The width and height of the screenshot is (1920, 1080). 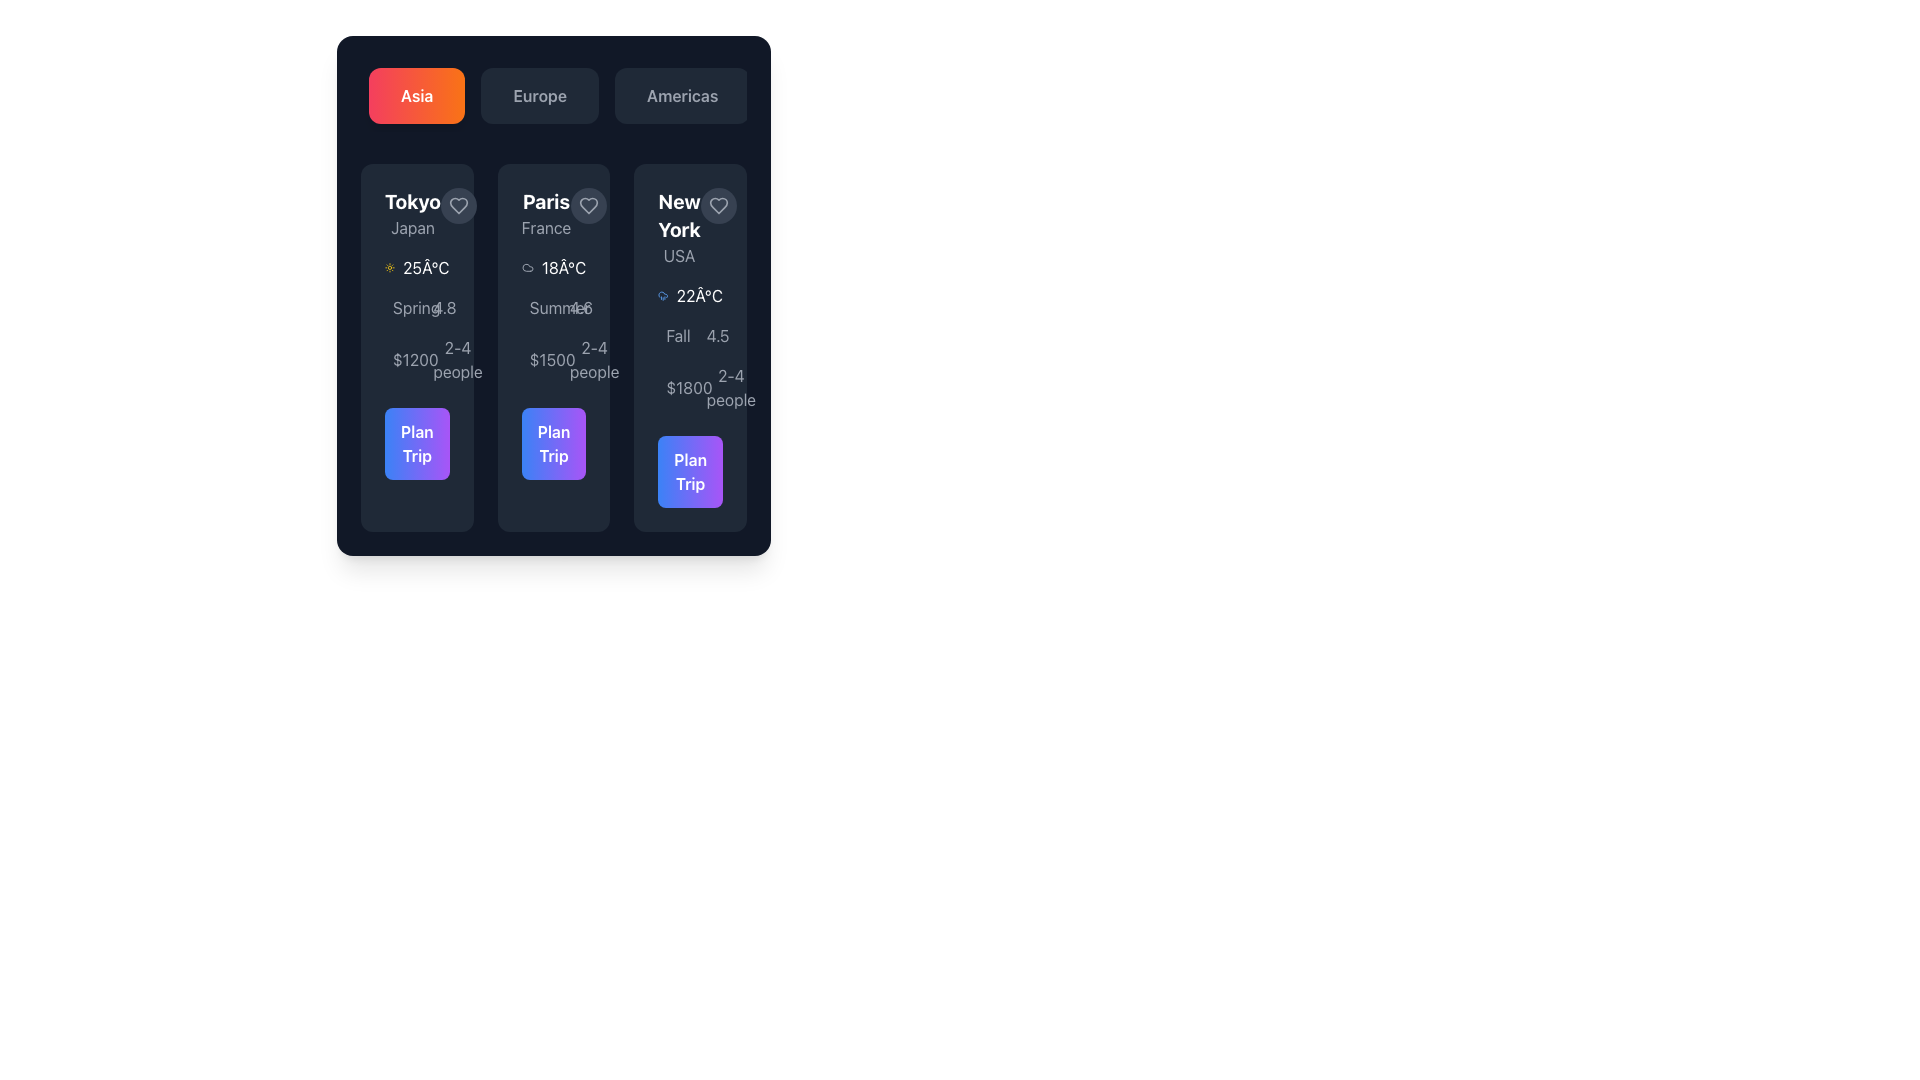 I want to click on text label indicating the name of a city destination, located in the third column above the text 'USA', so click(x=679, y=216).